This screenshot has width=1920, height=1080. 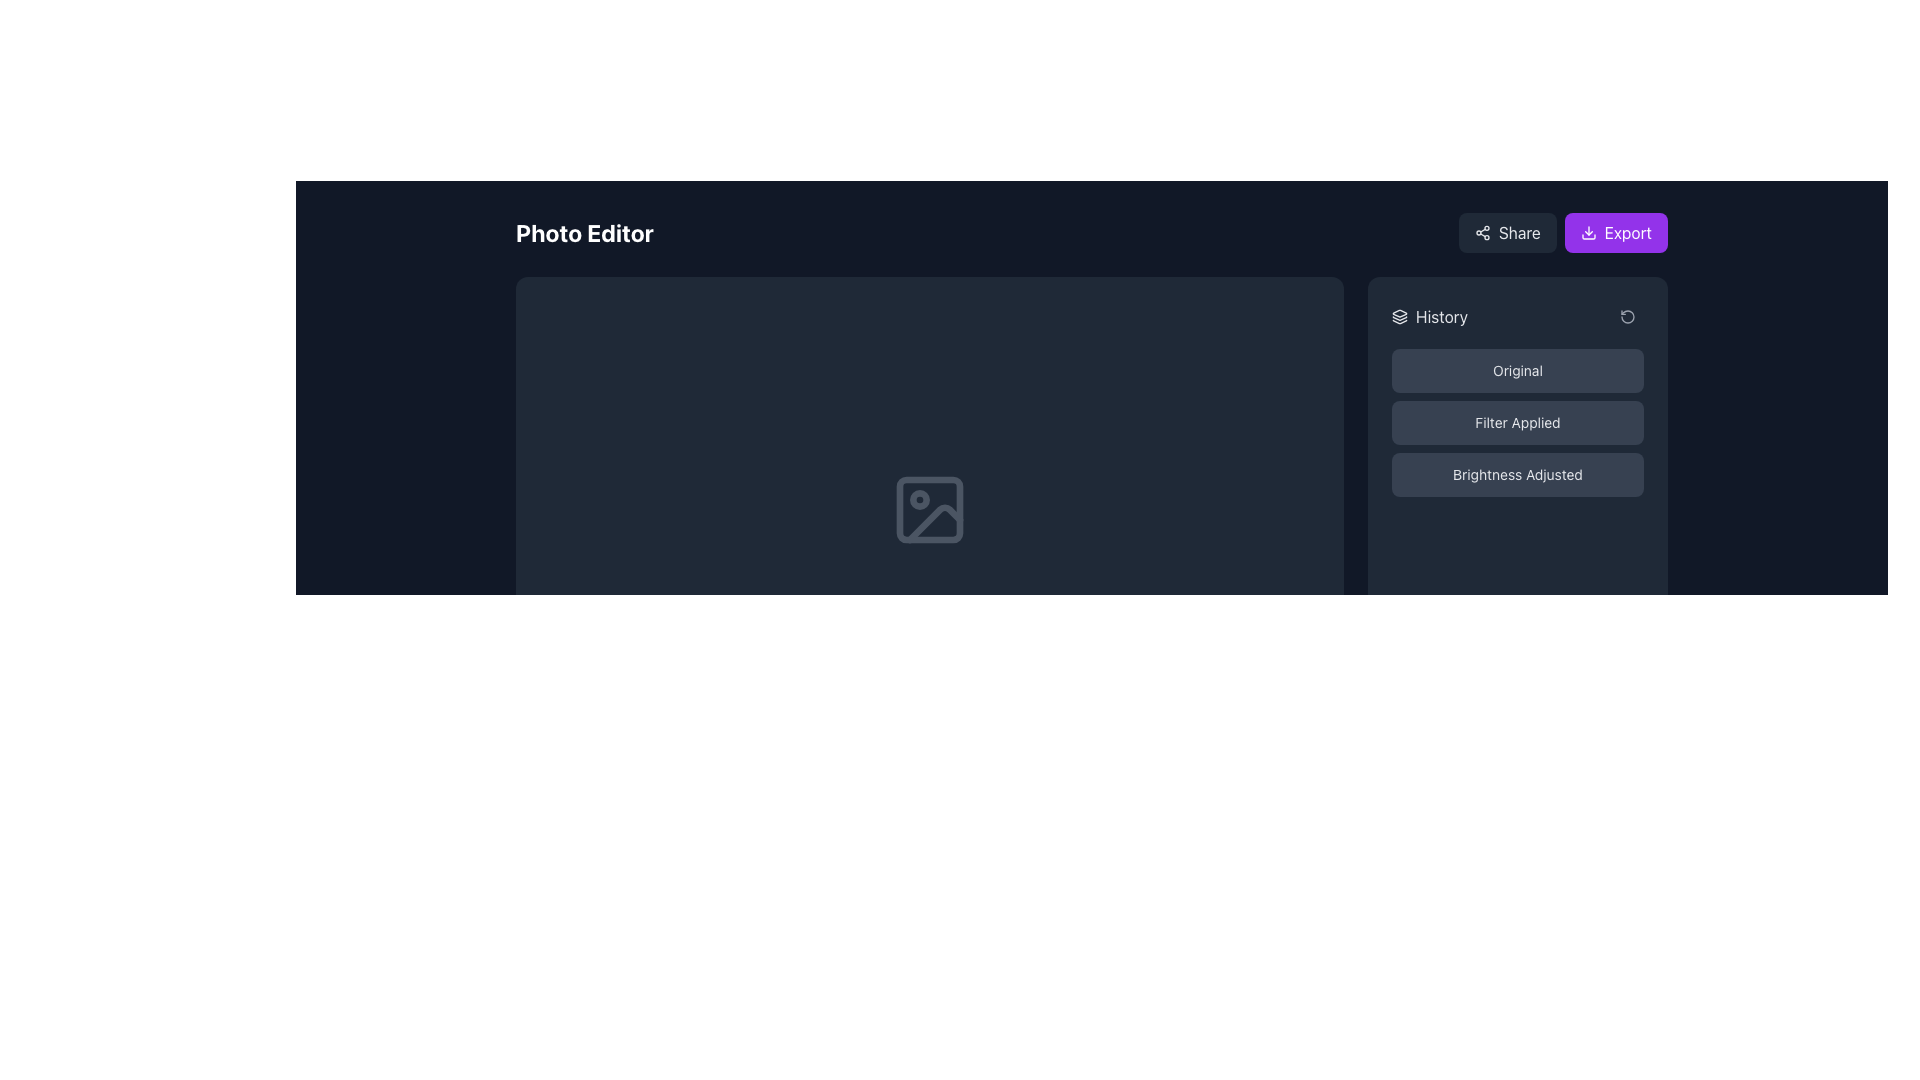 I want to click on the undo/reset icon button located at the top-right corner of the 'History' panel, so click(x=1627, y=315).